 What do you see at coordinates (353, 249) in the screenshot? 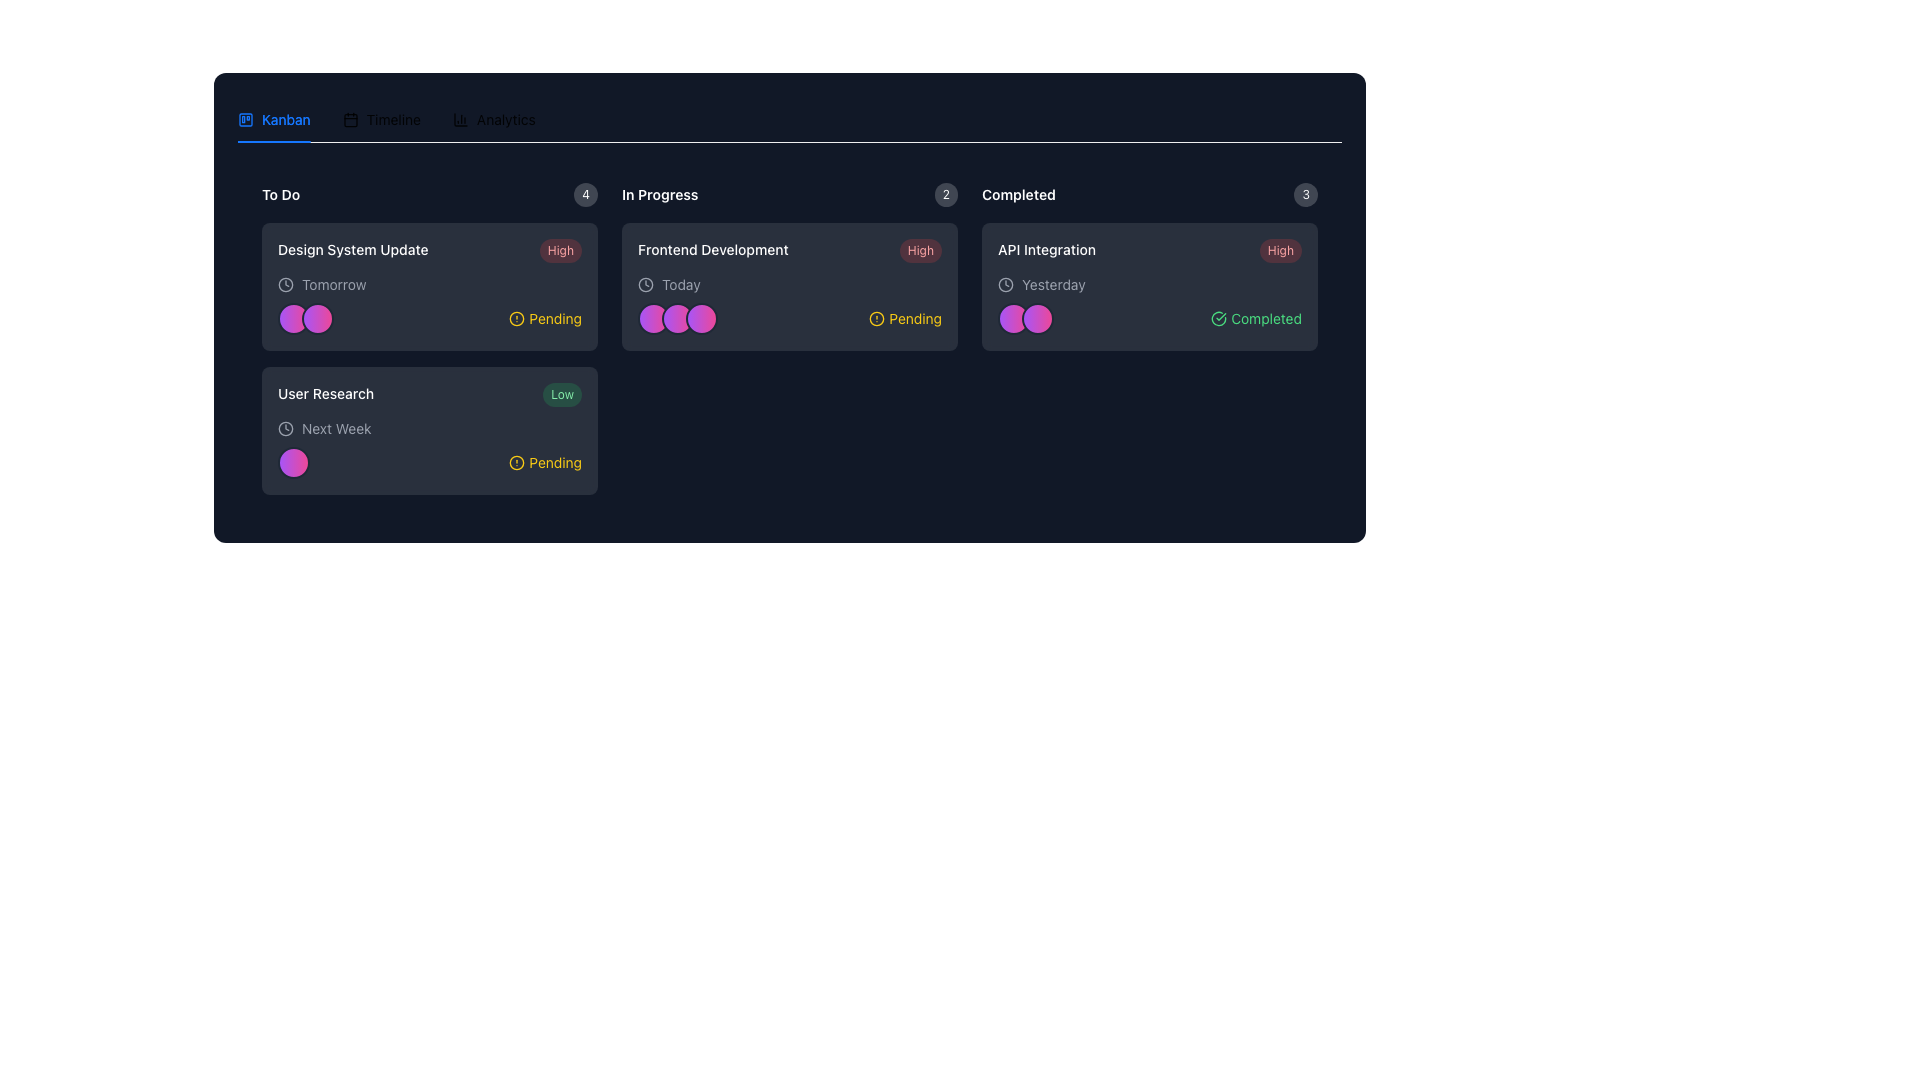
I see `text displayed in the Text element that shows 'Design System Update' located at the top-left corner of its containing card in the 'To Do' column of the Kanban board` at bounding box center [353, 249].